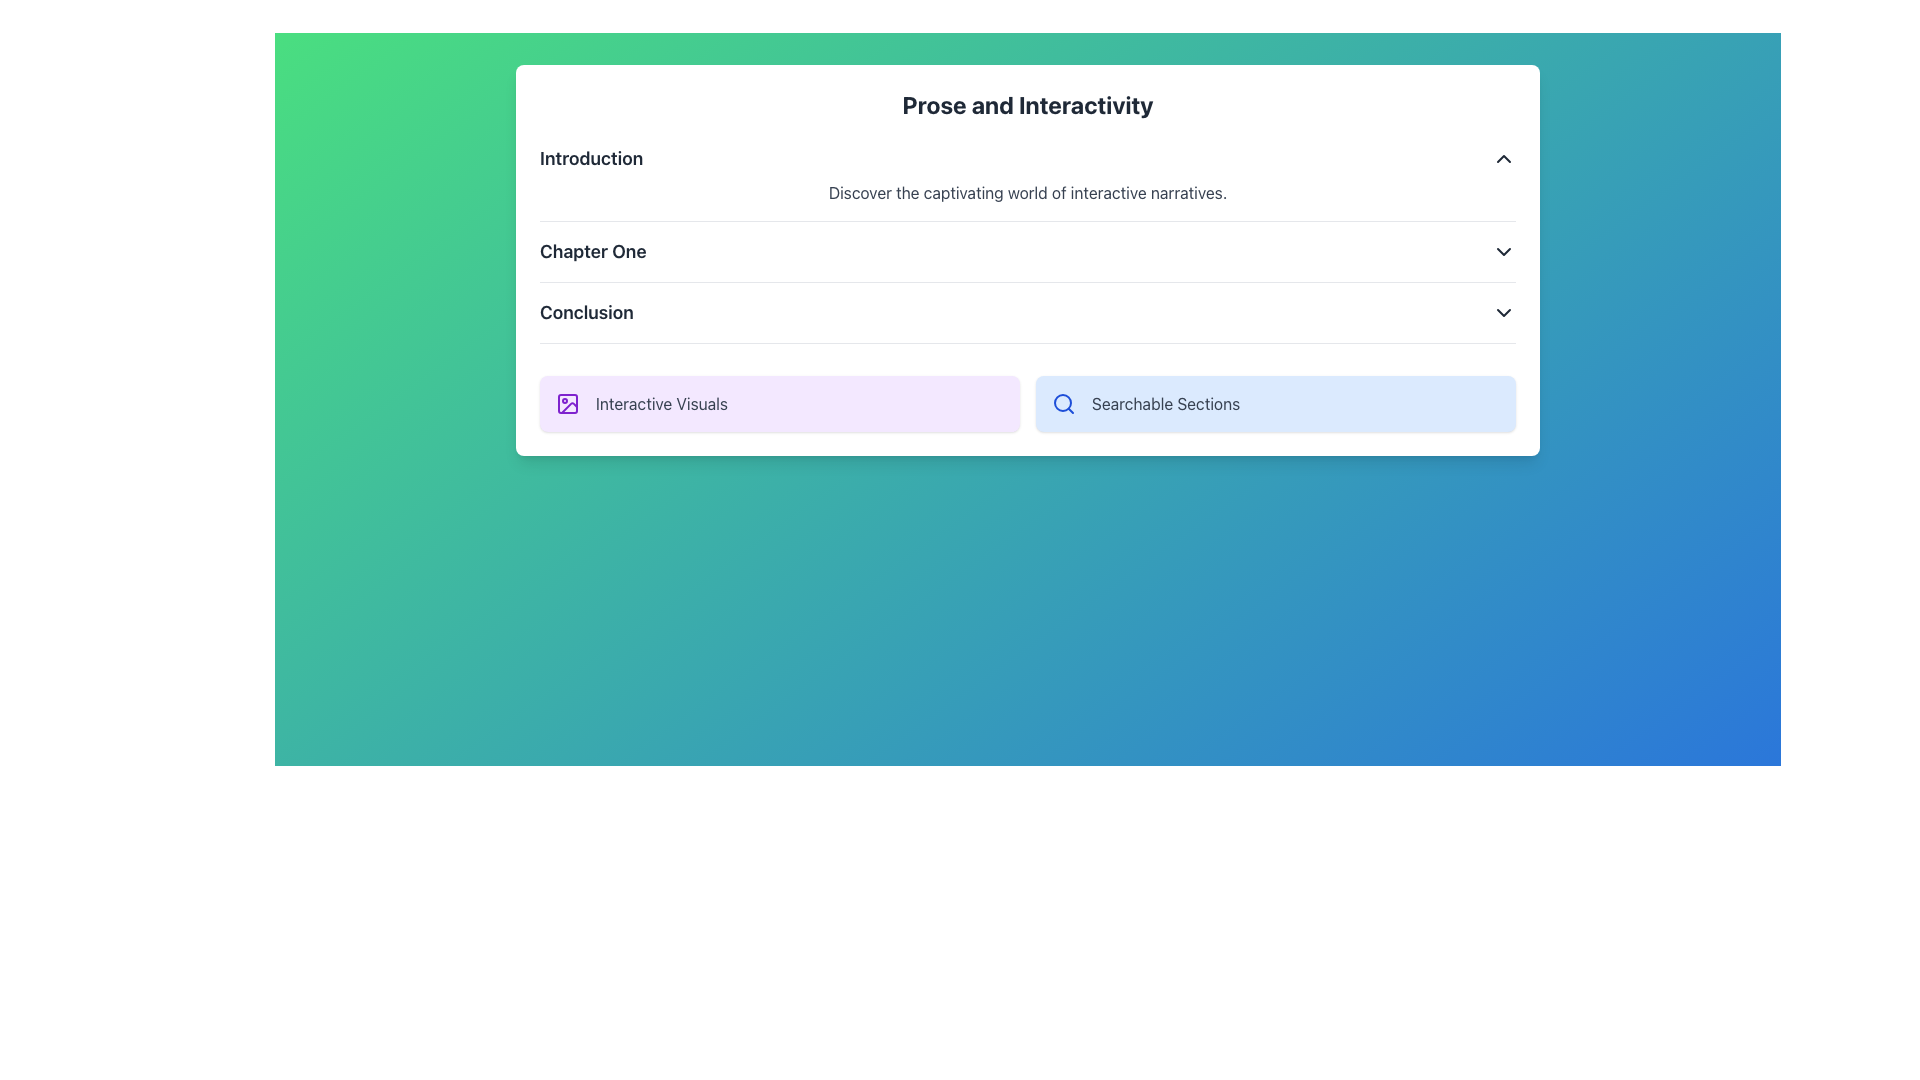 This screenshot has height=1080, width=1920. Describe the element at coordinates (1503, 312) in the screenshot. I see `the downward pointing chevron icon located to the right of the 'Conclusion' text` at that location.